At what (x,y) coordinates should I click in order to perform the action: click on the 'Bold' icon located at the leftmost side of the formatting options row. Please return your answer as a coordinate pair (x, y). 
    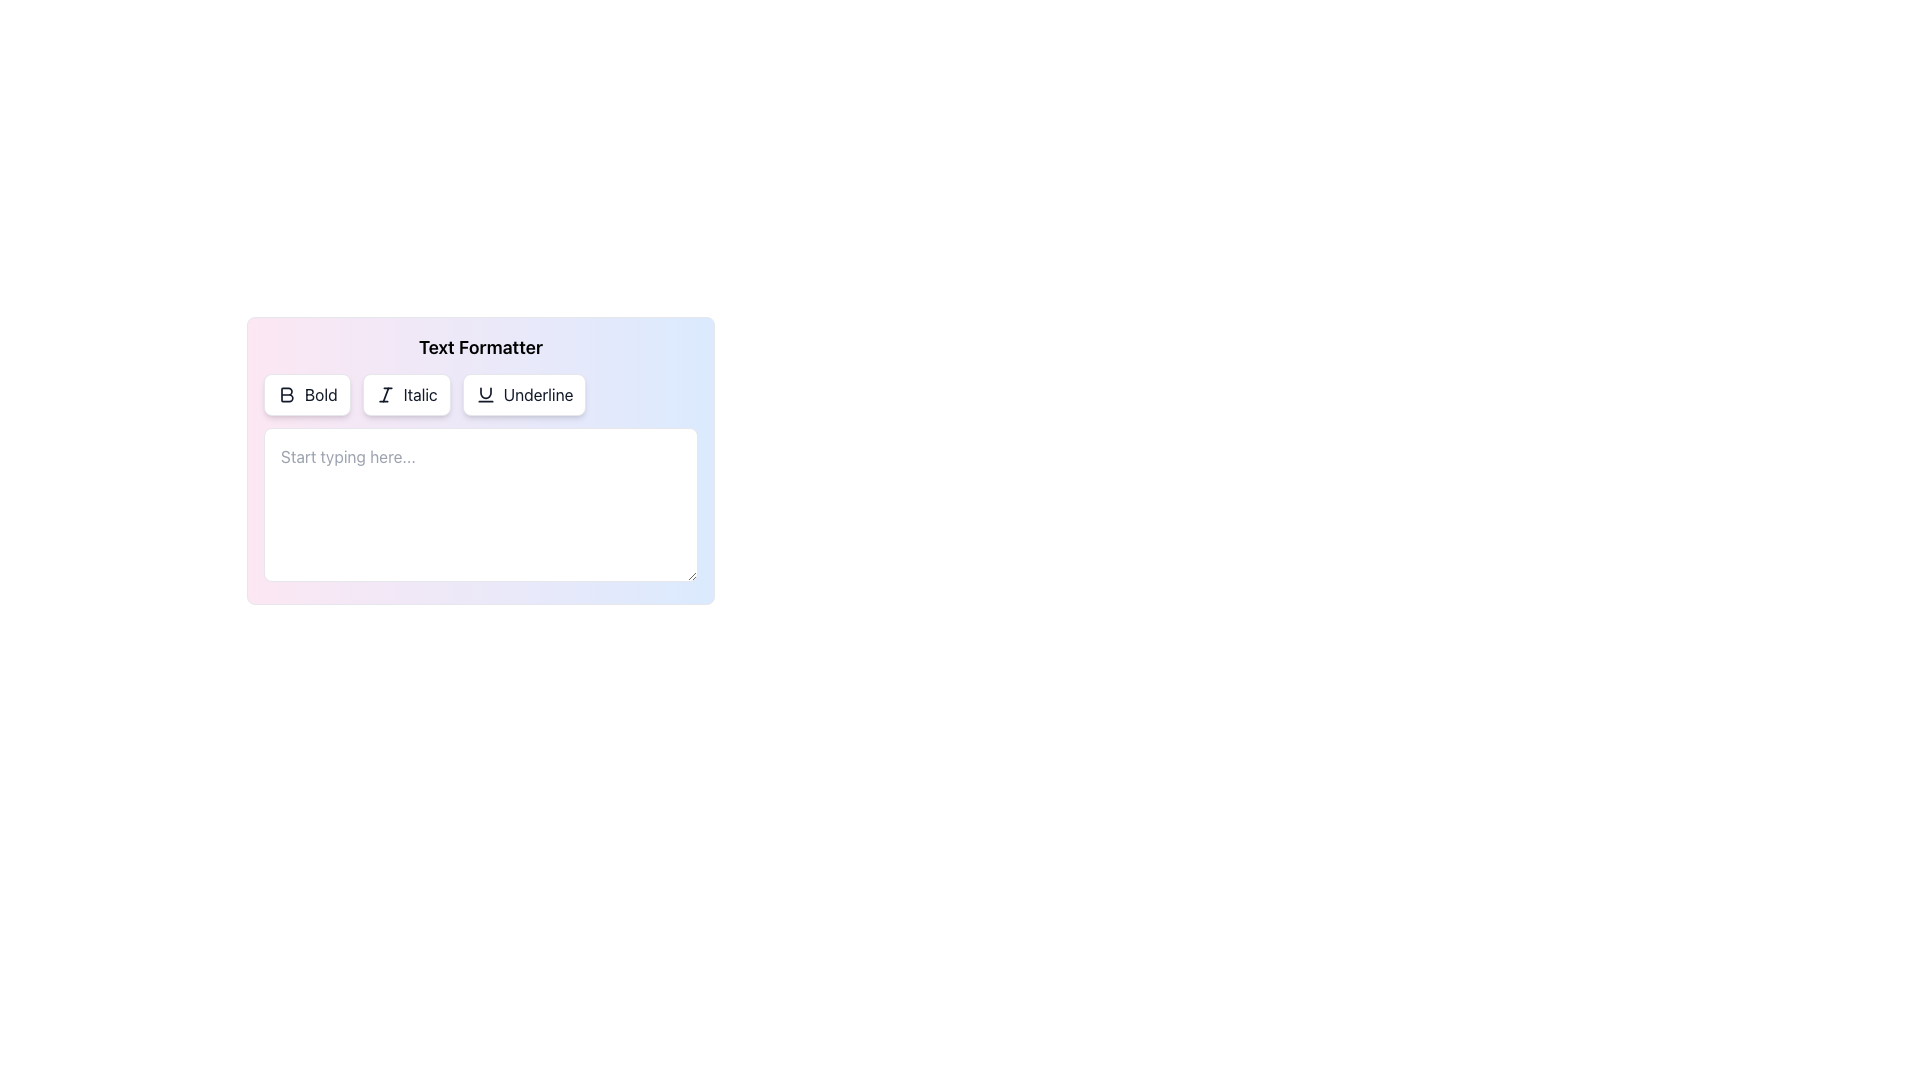
    Looking at the image, I should click on (286, 394).